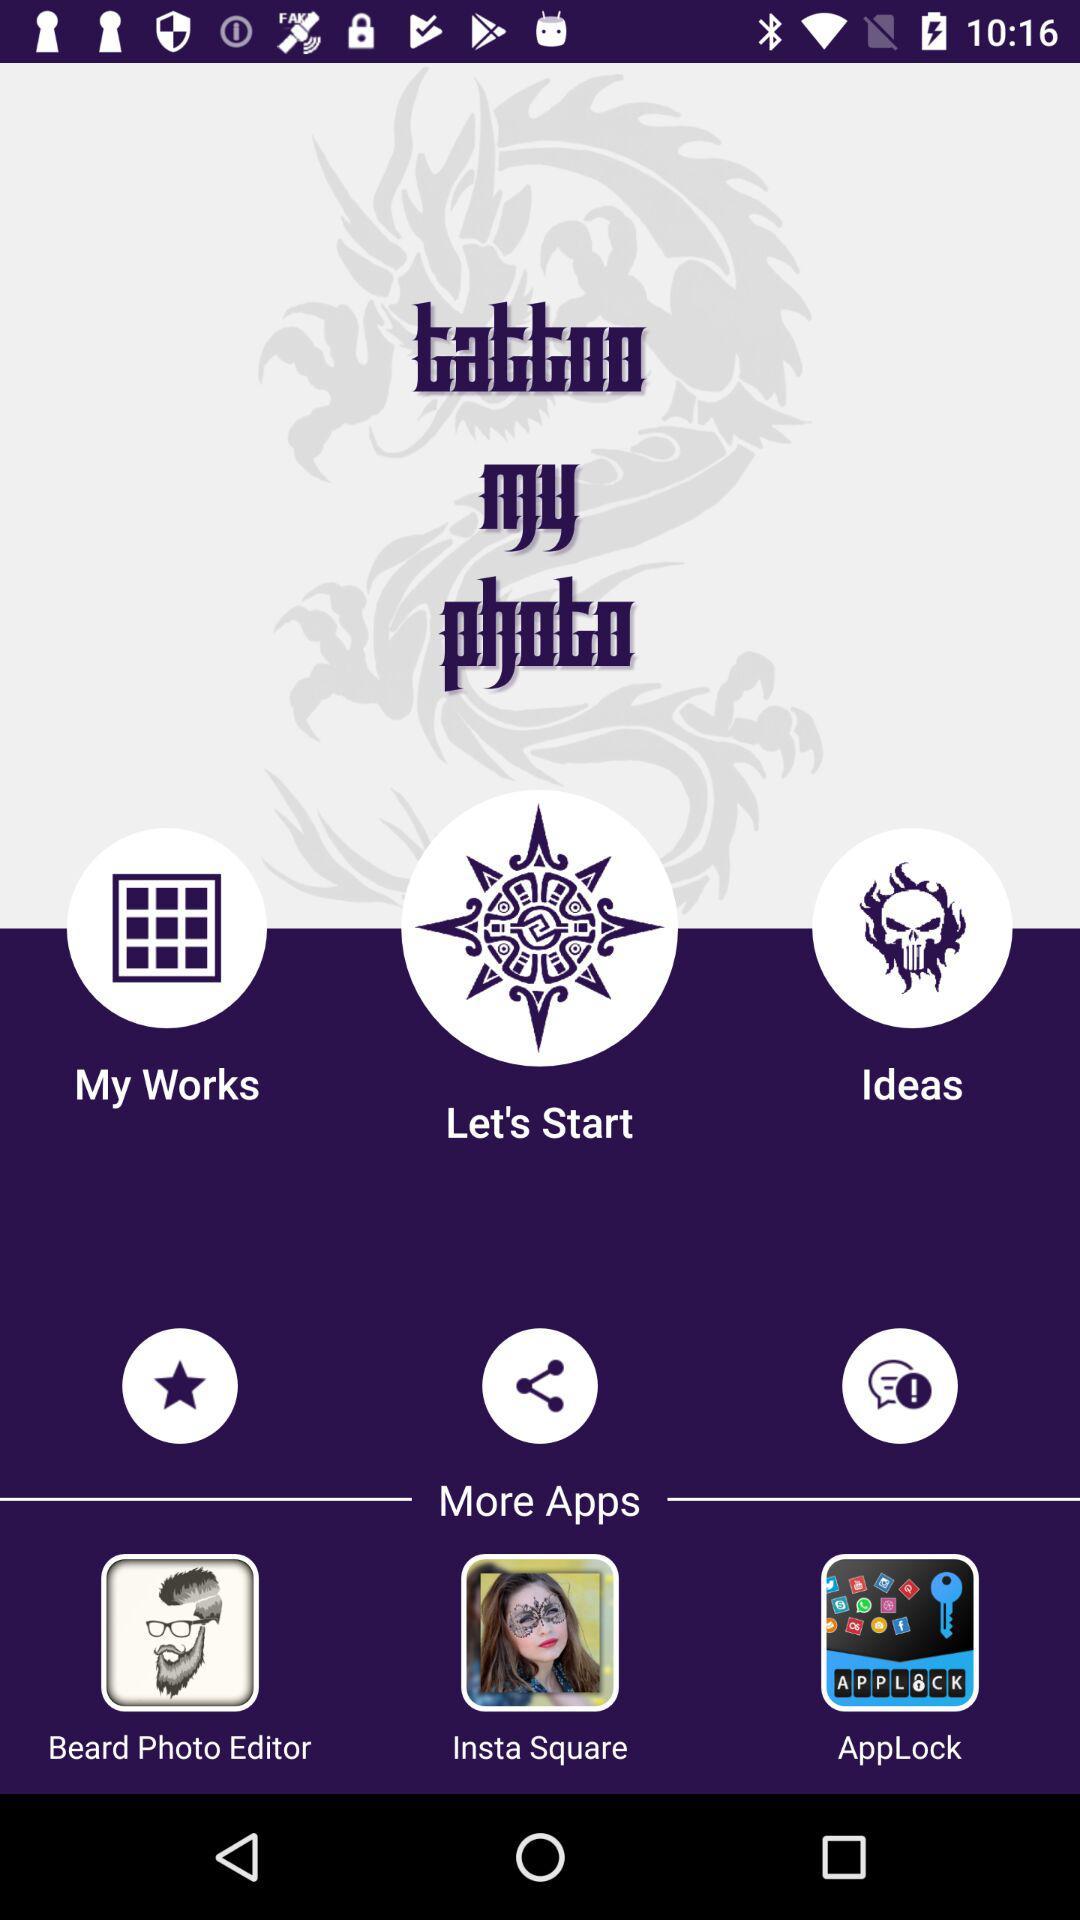 The width and height of the screenshot is (1080, 1920). I want to click on the image of beard photo editor on the page, so click(180, 1632).